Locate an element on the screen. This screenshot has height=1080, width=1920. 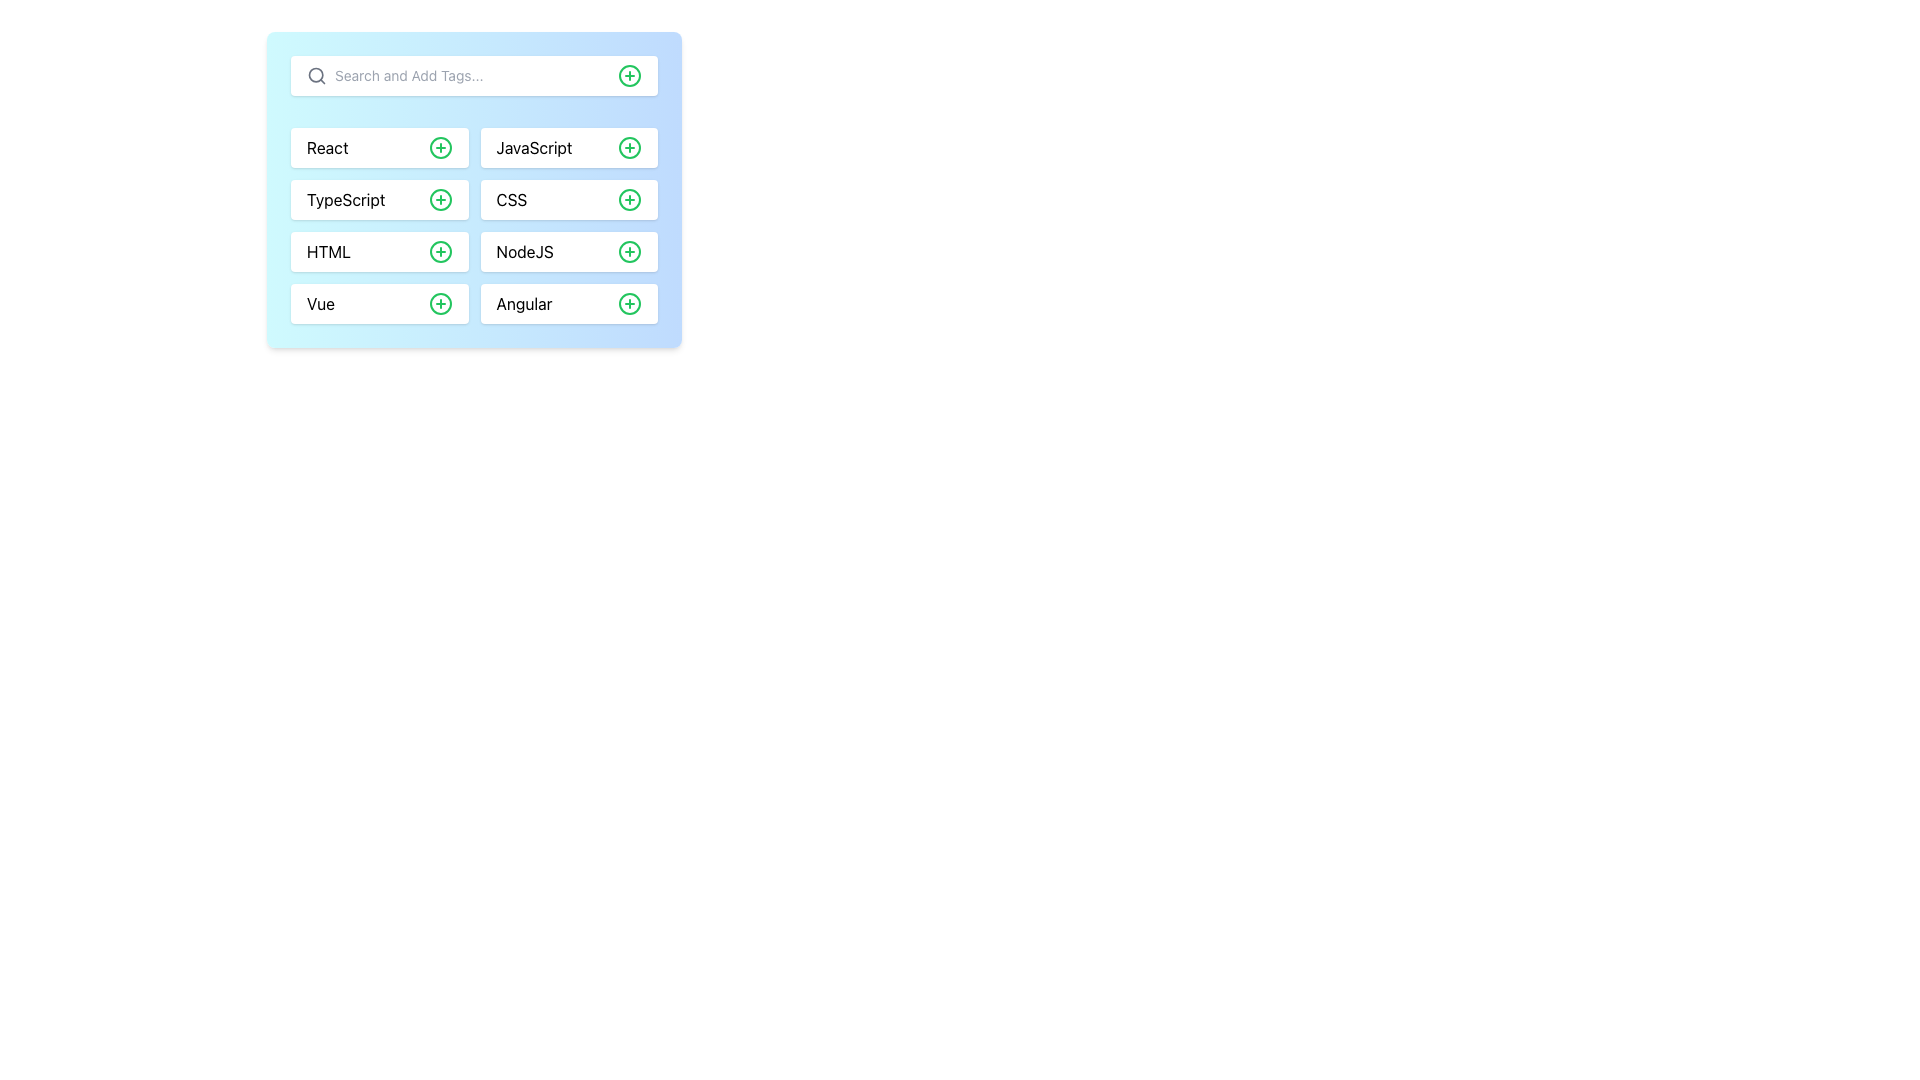
the 'JavaScript' button is located at coordinates (568, 146).